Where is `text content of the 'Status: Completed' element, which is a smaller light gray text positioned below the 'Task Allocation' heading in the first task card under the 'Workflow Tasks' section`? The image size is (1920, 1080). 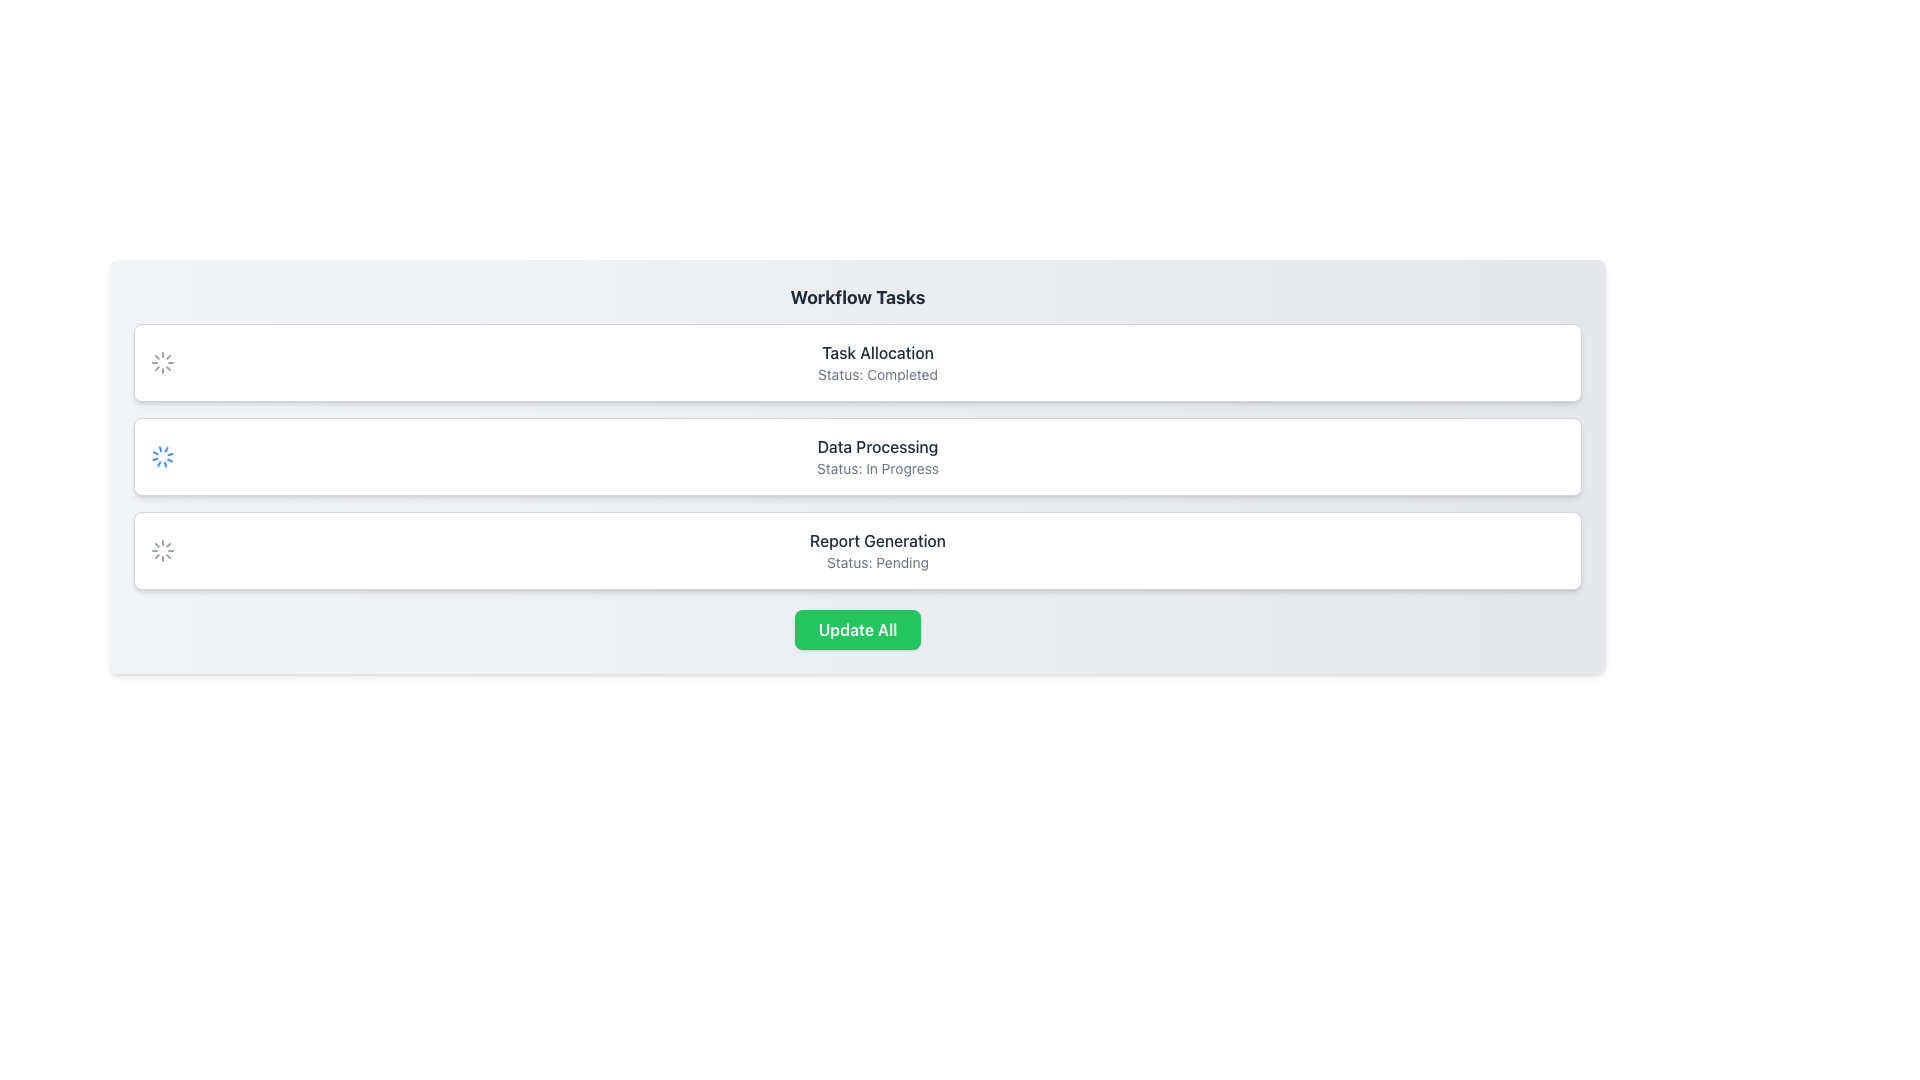 text content of the 'Status: Completed' element, which is a smaller light gray text positioned below the 'Task Allocation' heading in the first task card under the 'Workflow Tasks' section is located at coordinates (878, 374).